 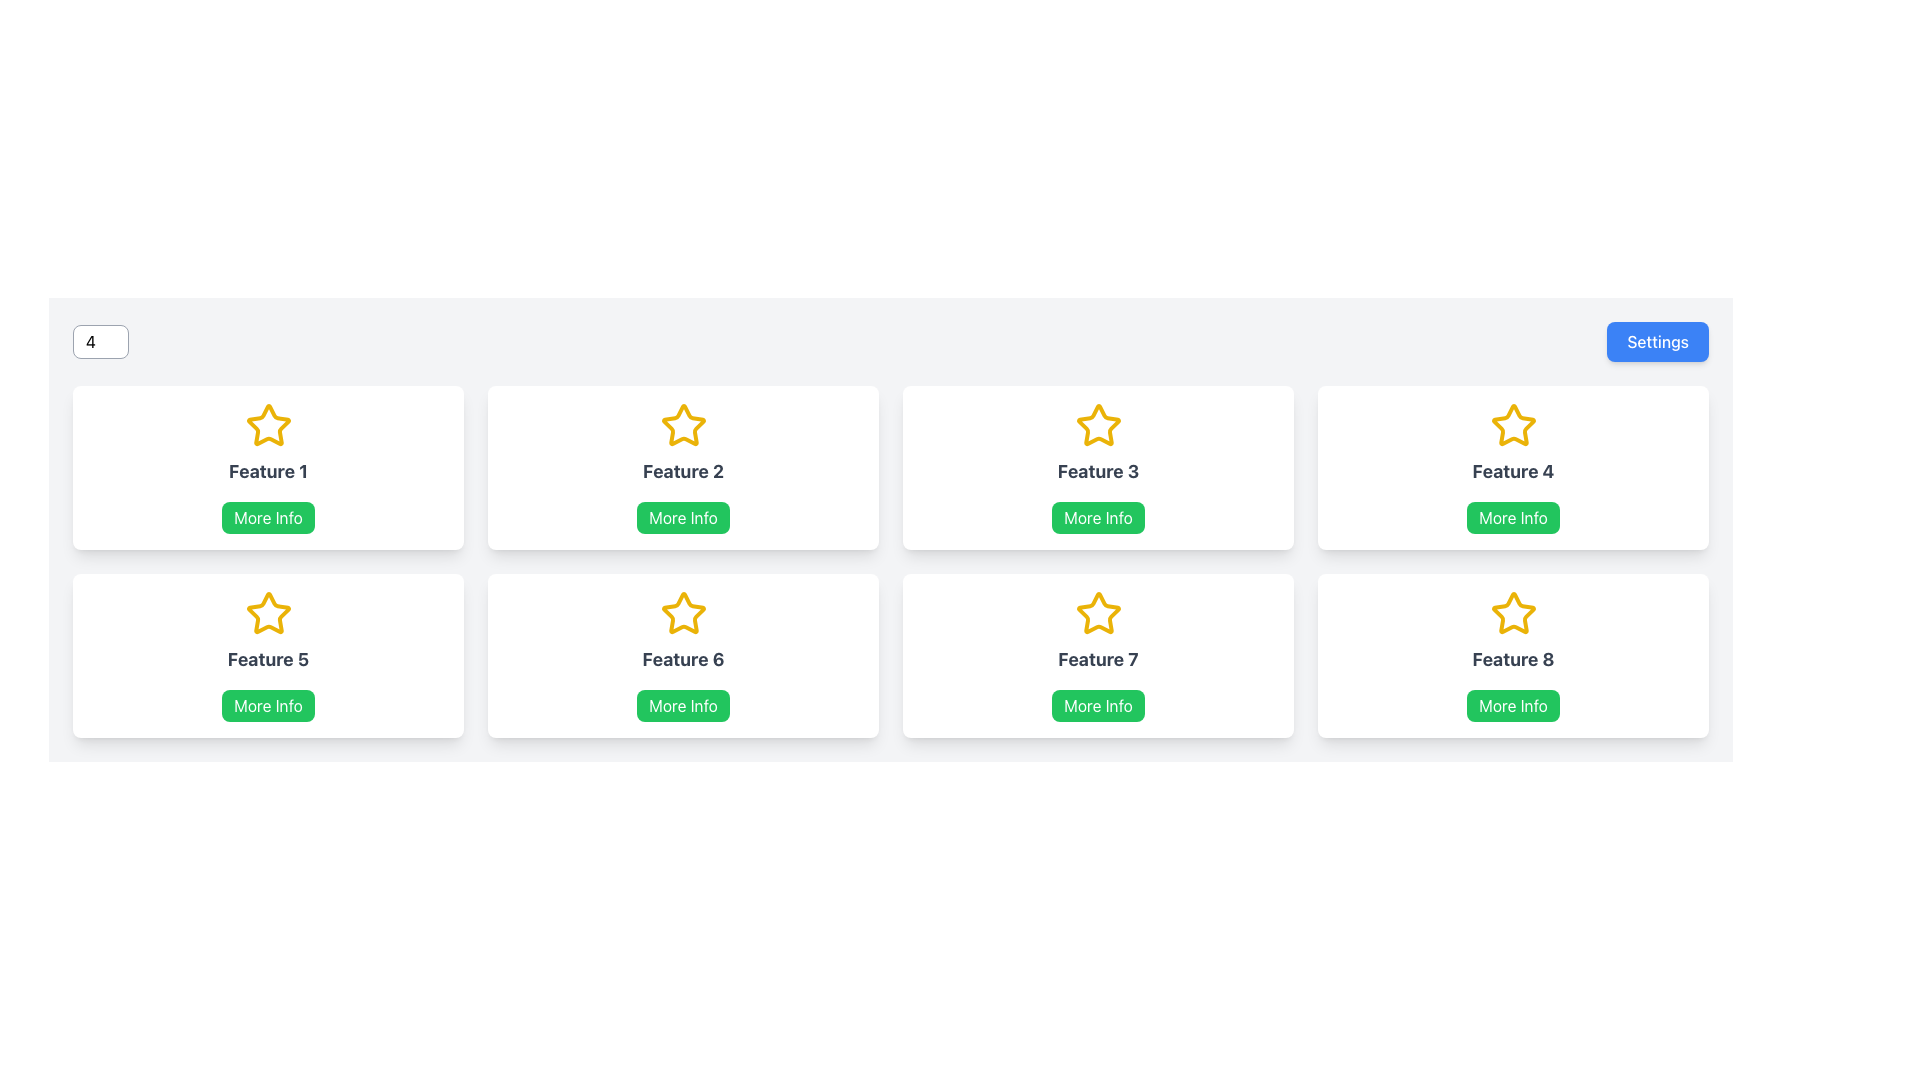 What do you see at coordinates (683, 659) in the screenshot?
I see `the Text label that serves as a title for the card, located in the bottom row of a grid layout, positioned between a yellow star icon and a green 'More Info' button` at bounding box center [683, 659].